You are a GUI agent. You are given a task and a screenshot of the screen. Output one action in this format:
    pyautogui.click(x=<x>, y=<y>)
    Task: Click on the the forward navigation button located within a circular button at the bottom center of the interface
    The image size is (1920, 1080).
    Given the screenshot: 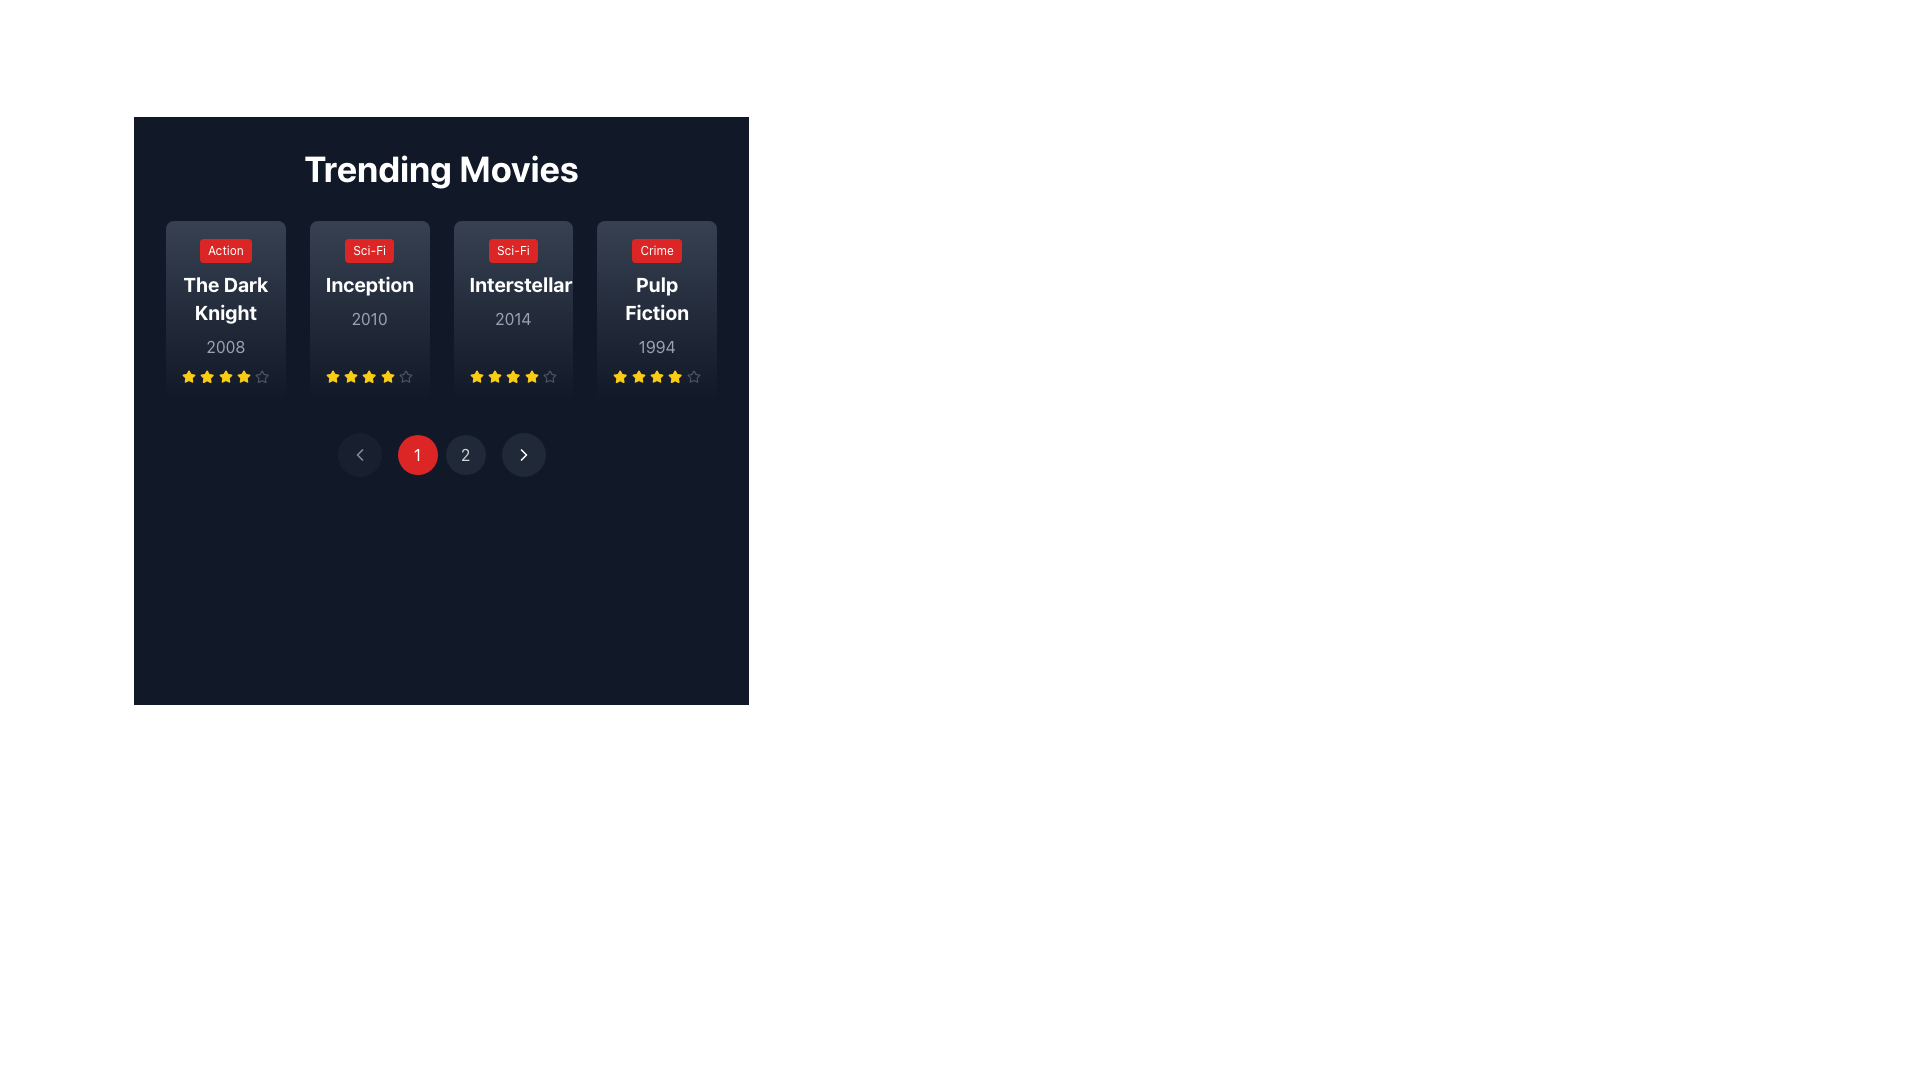 What is the action you would take?
    pyautogui.click(x=523, y=454)
    